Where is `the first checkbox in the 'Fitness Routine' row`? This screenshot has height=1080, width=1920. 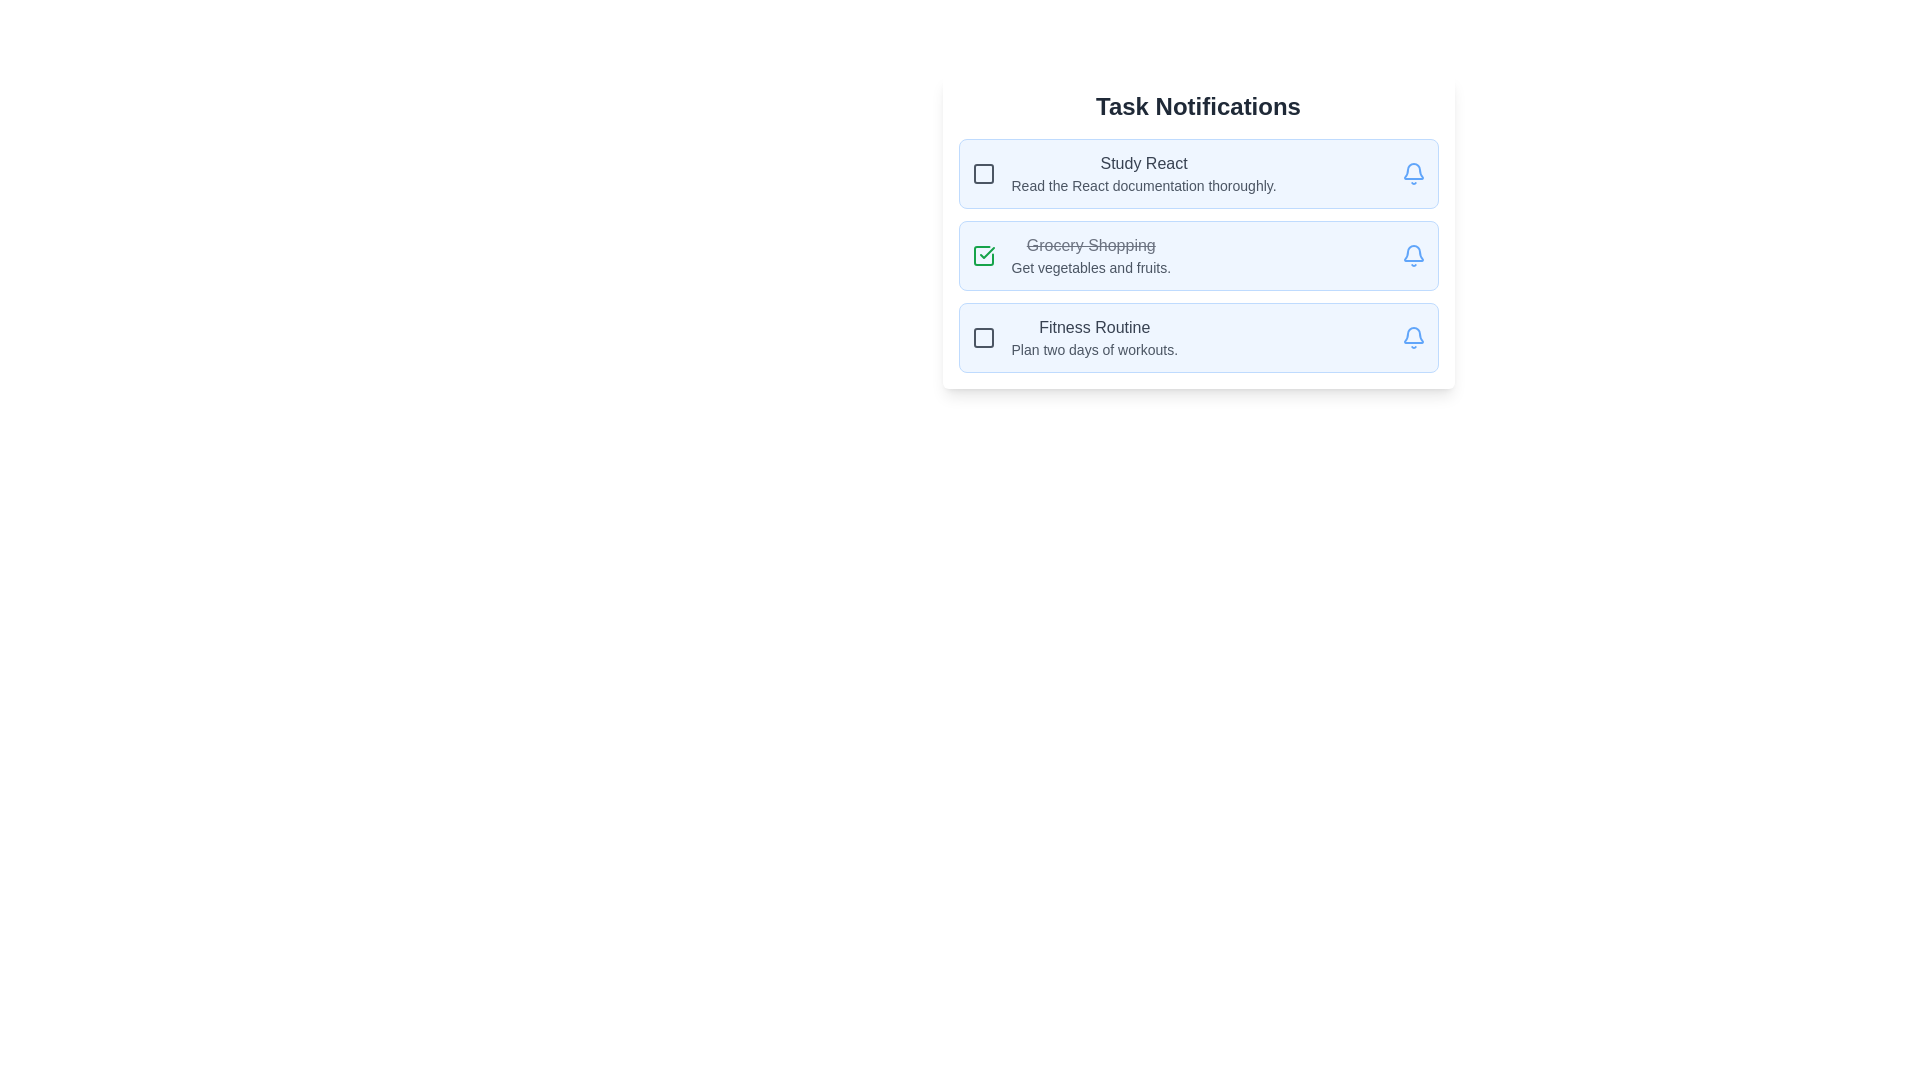 the first checkbox in the 'Fitness Routine' row is located at coordinates (983, 337).